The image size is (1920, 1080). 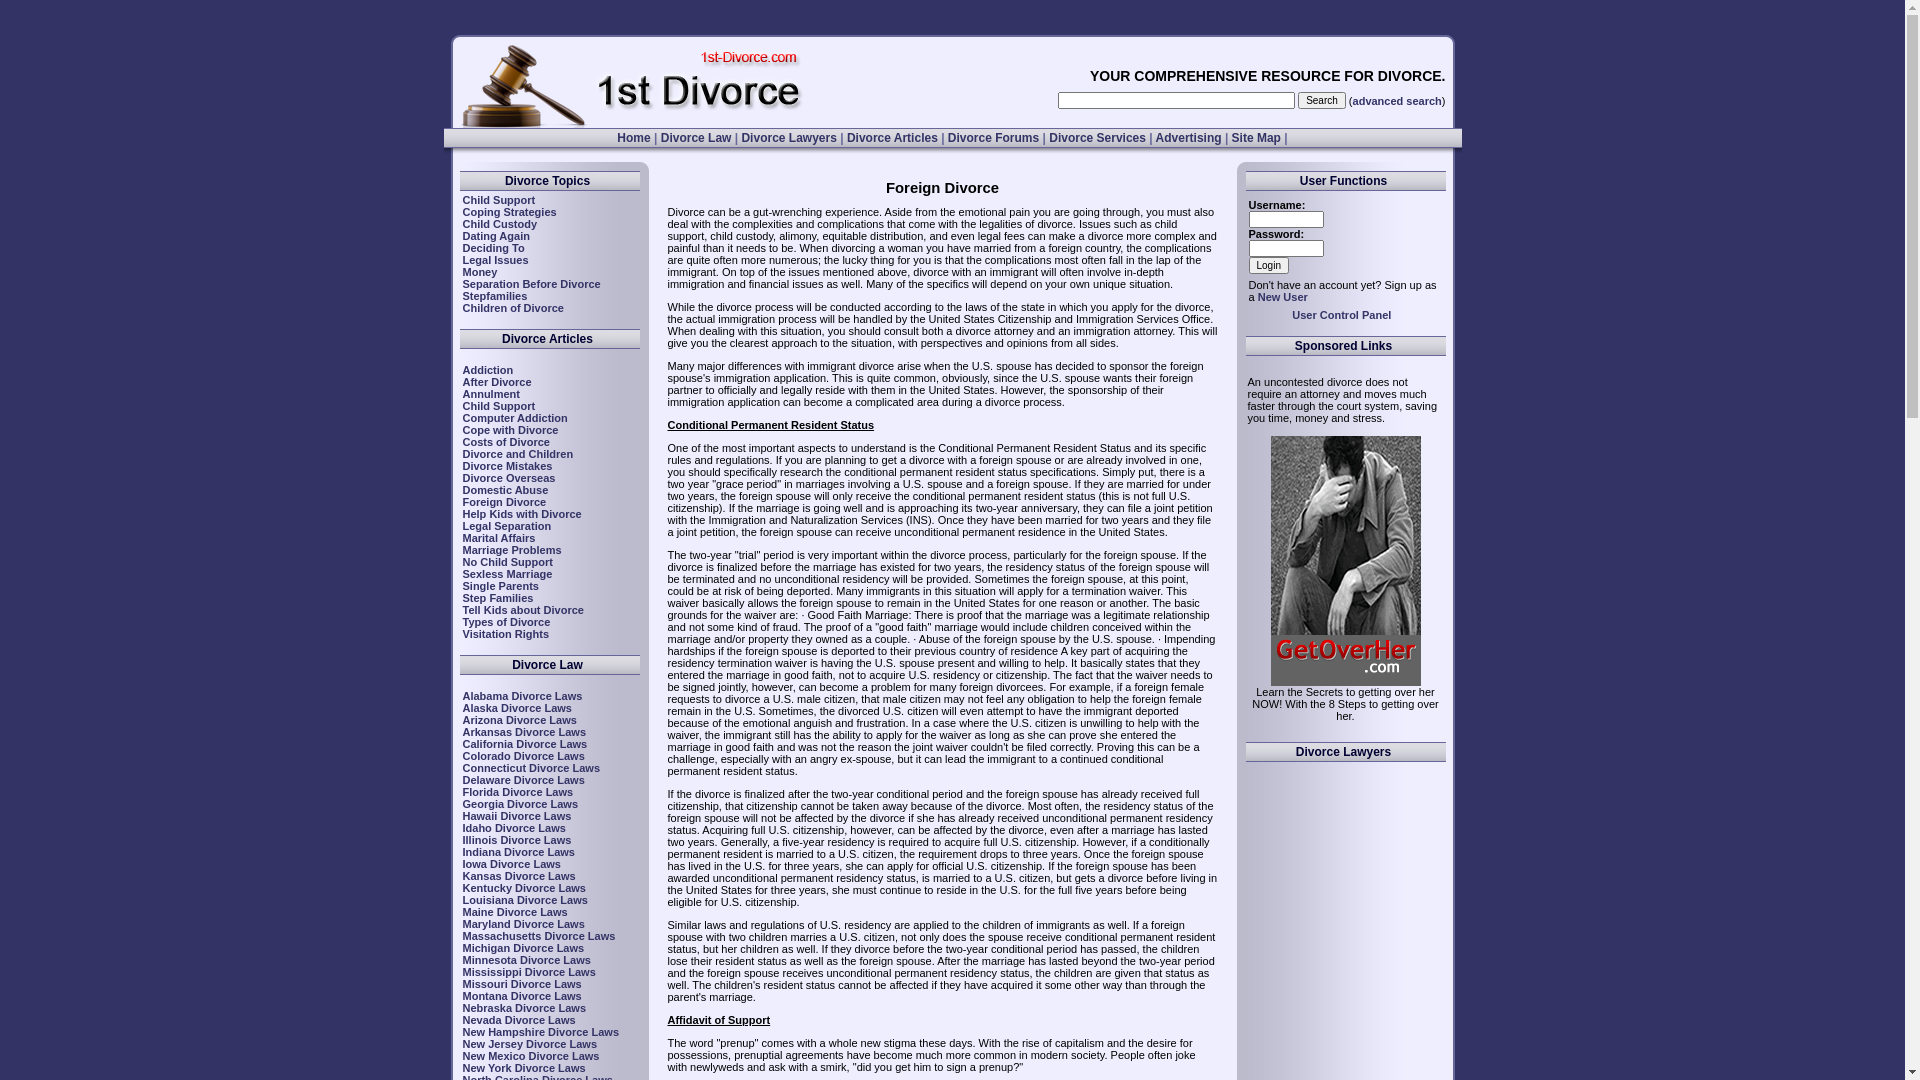 I want to click on 'Maine Divorce Laws', so click(x=514, y=911).